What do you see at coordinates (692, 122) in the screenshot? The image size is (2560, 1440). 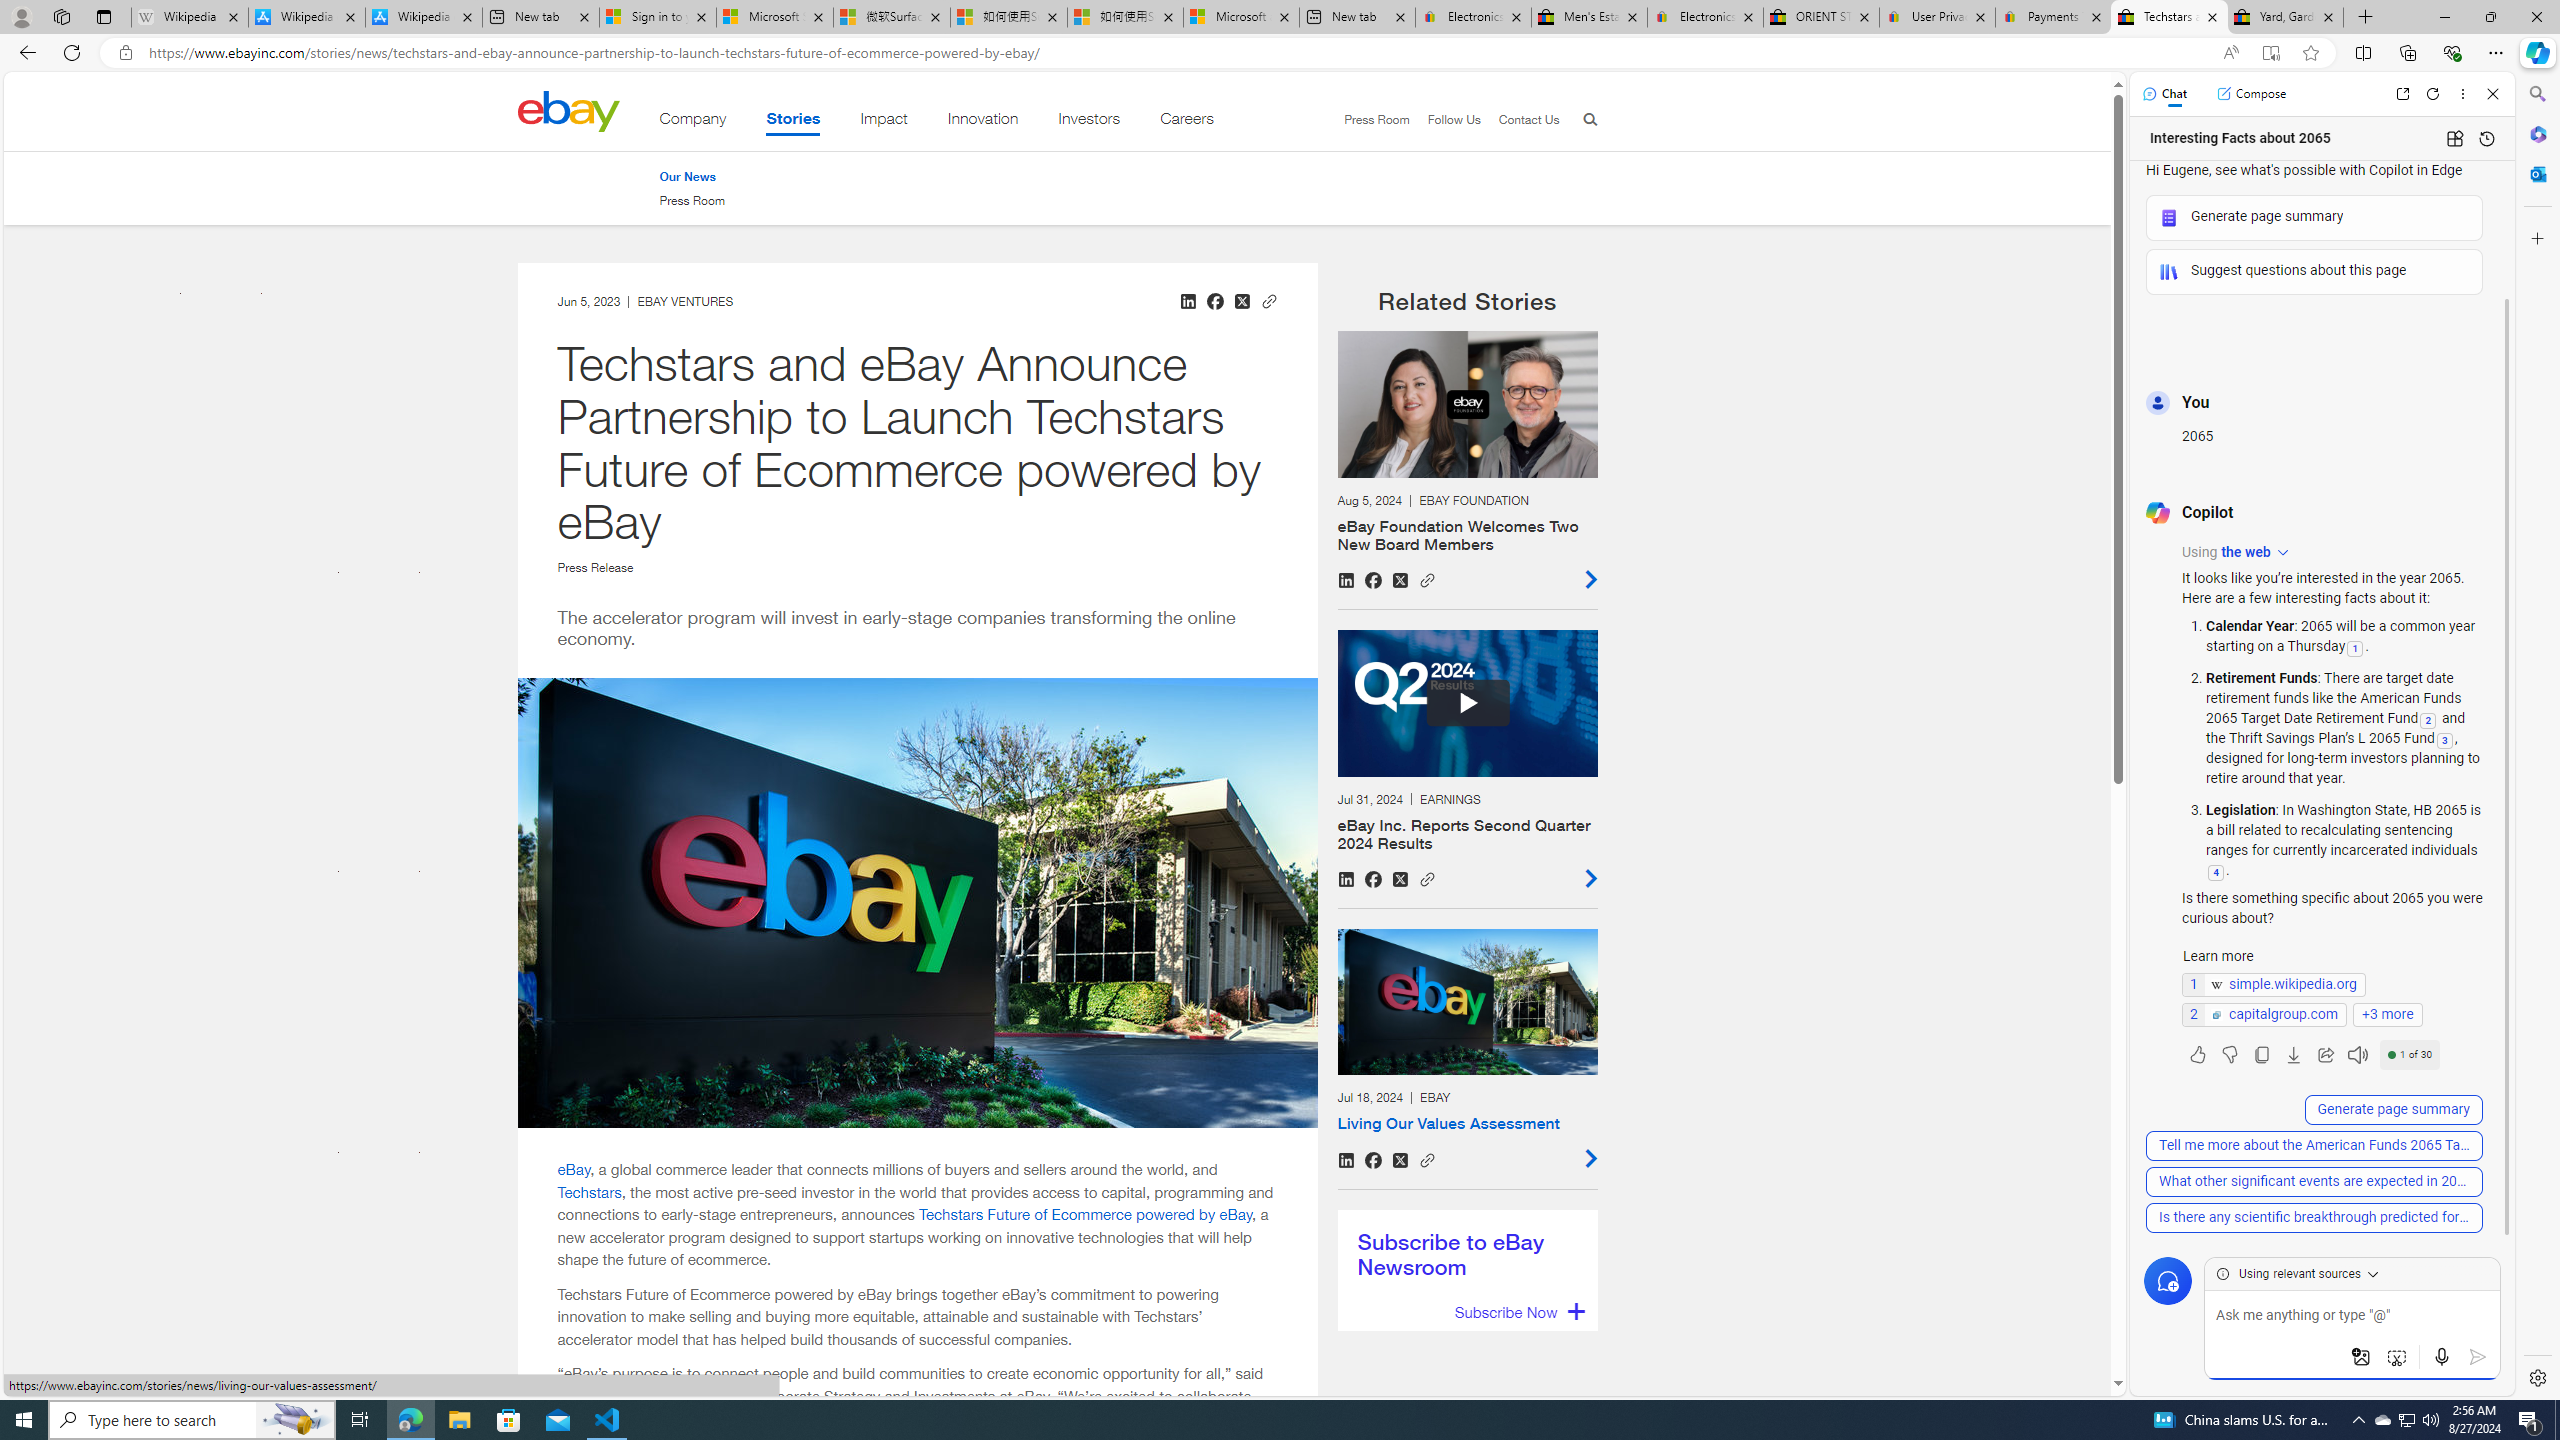 I see `'Company'` at bounding box center [692, 122].